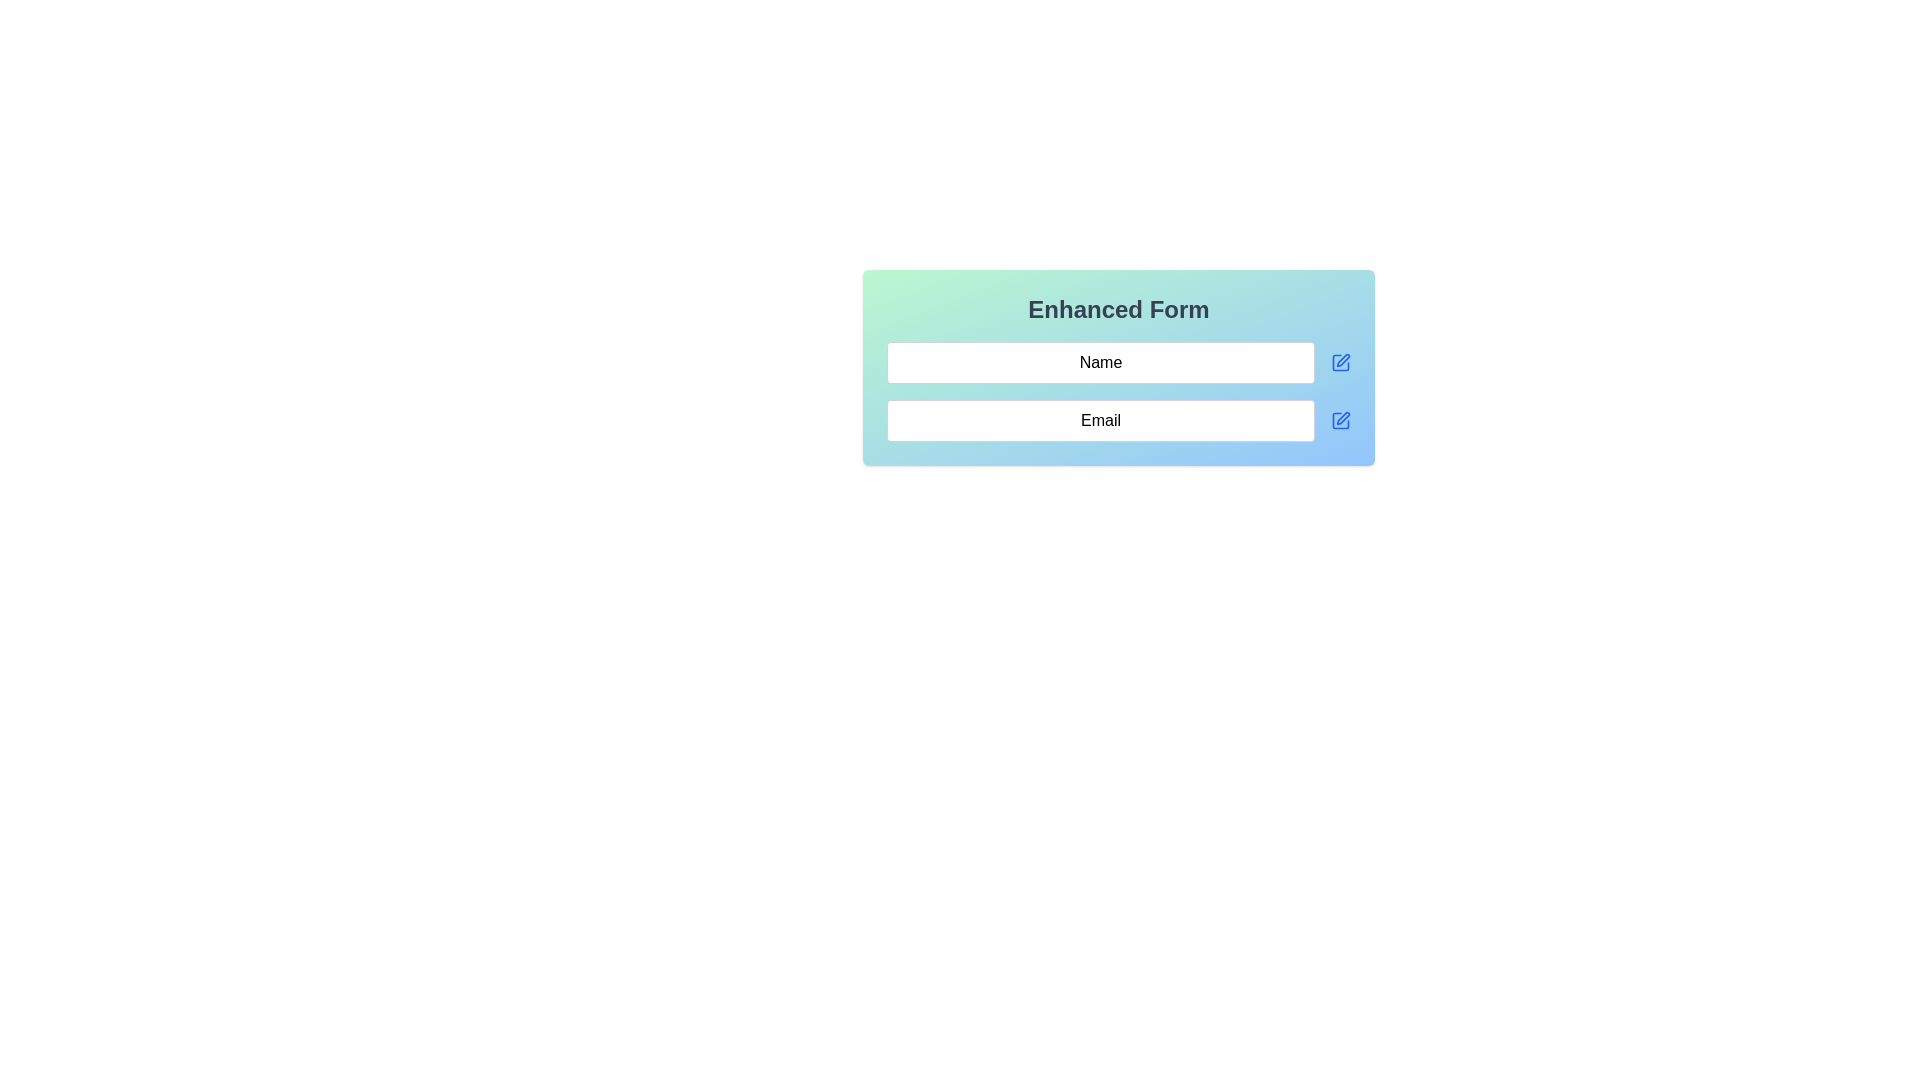 The image size is (1920, 1080). What do you see at coordinates (1117, 419) in the screenshot?
I see `the 'Email' text input field, which is the second input in the 'Enhanced Form' and is styled with a white background and light gray border, to focus on it` at bounding box center [1117, 419].